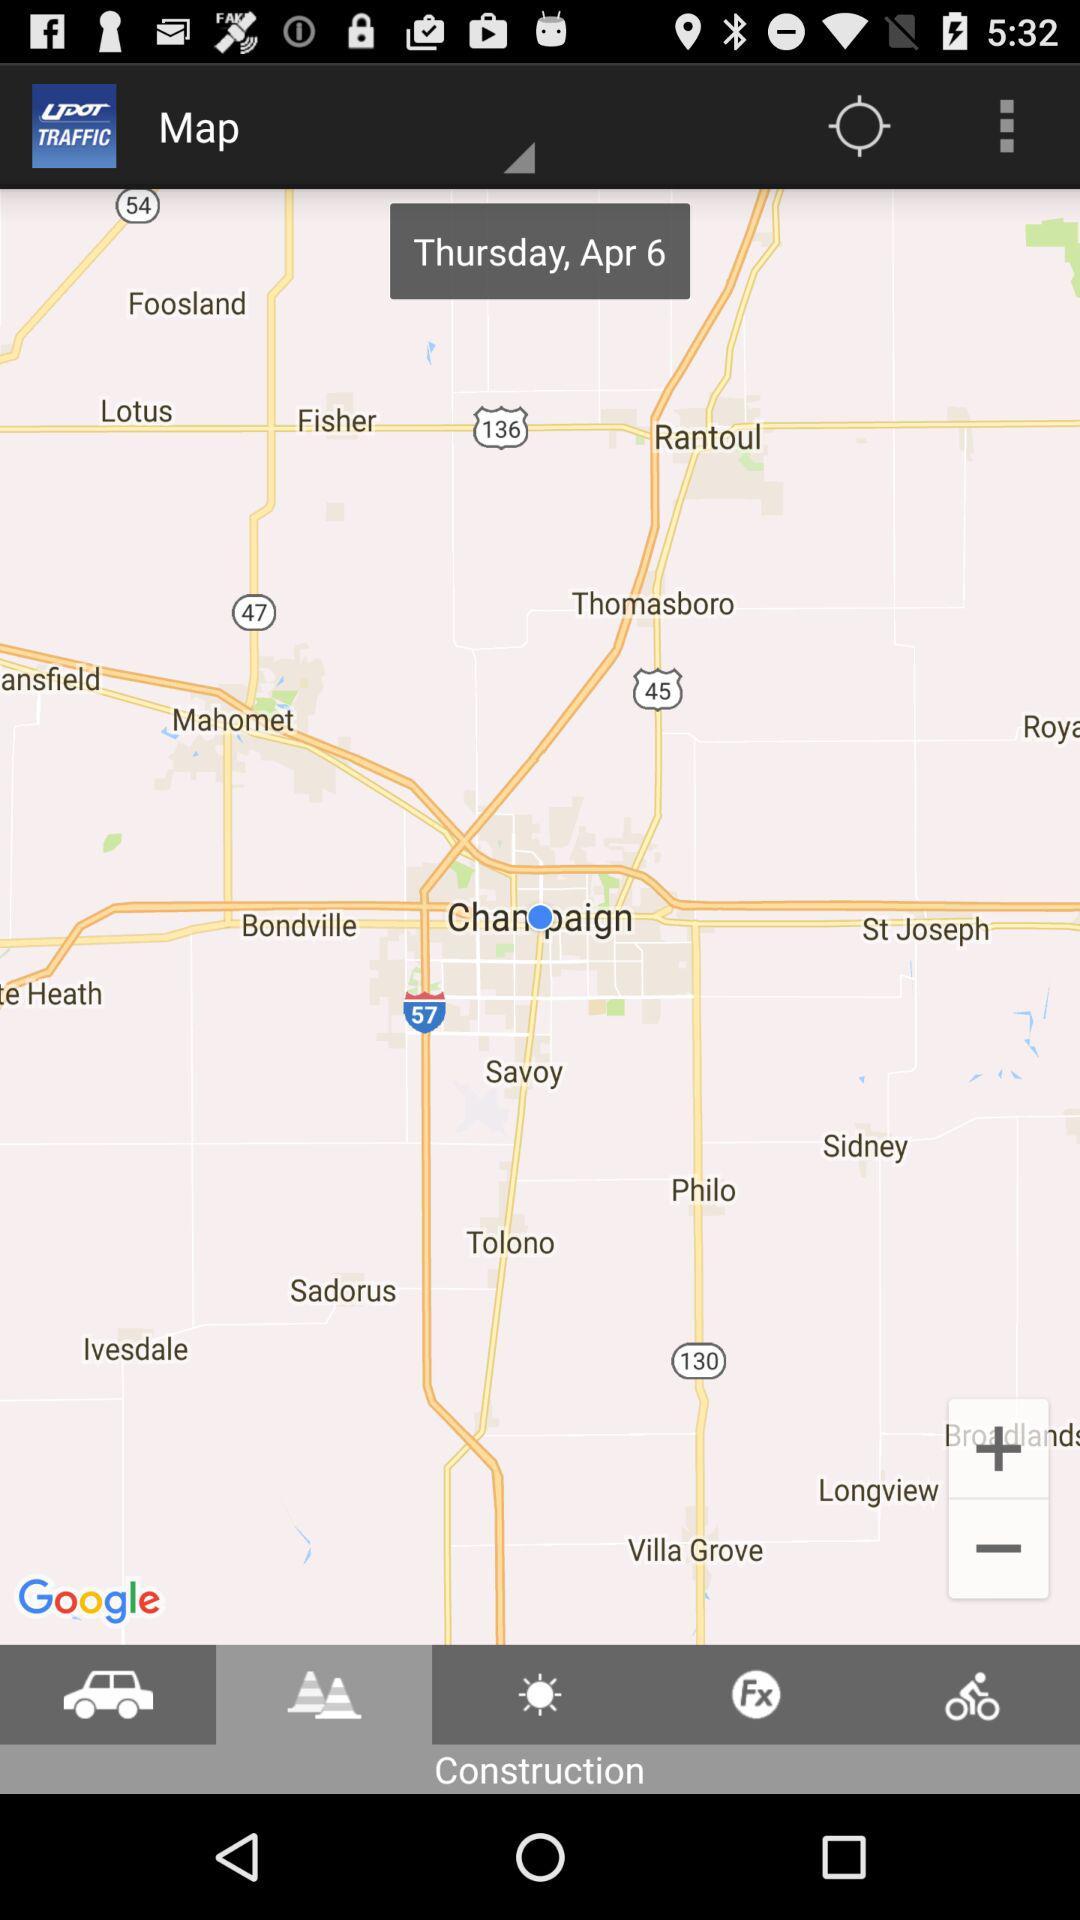 Image resolution: width=1080 pixels, height=1920 pixels. Describe the element at coordinates (971, 1693) in the screenshot. I see `opens up biking options` at that location.